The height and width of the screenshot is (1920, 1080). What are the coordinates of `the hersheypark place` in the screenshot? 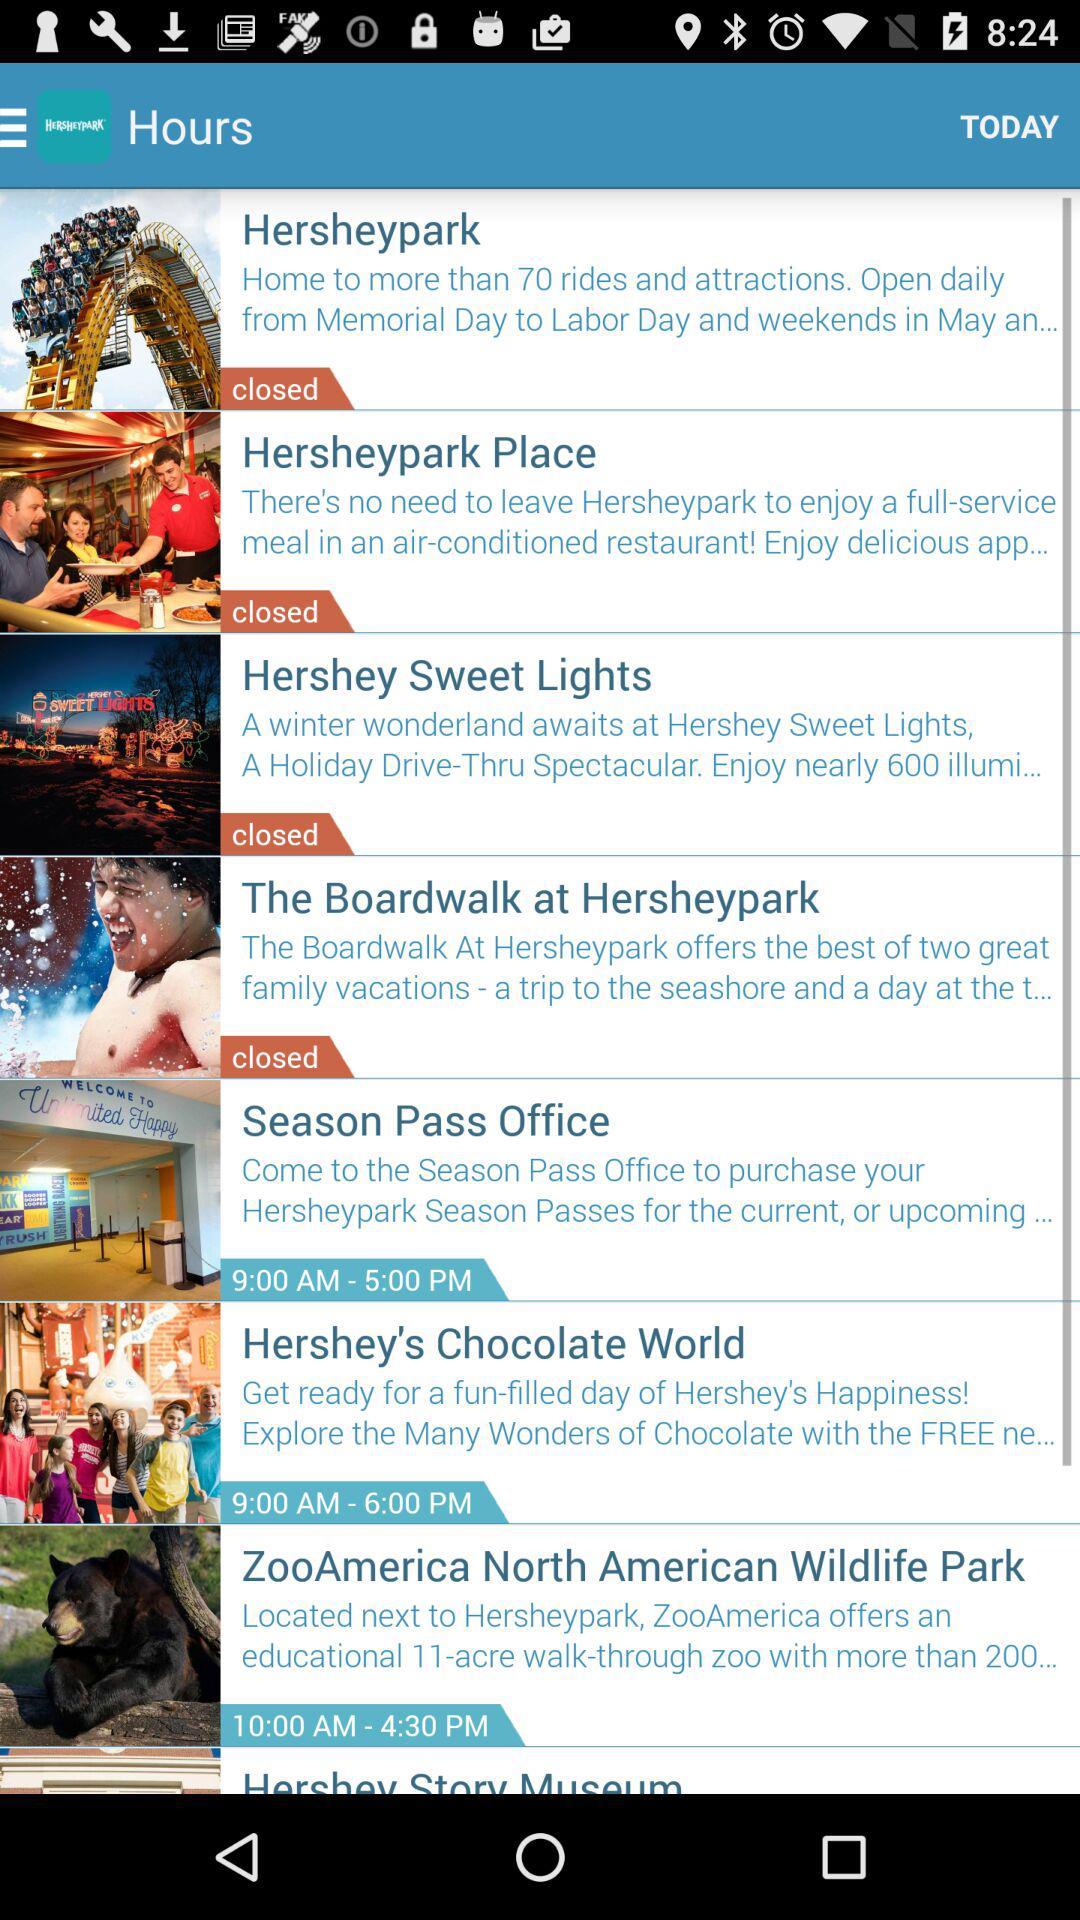 It's located at (650, 449).